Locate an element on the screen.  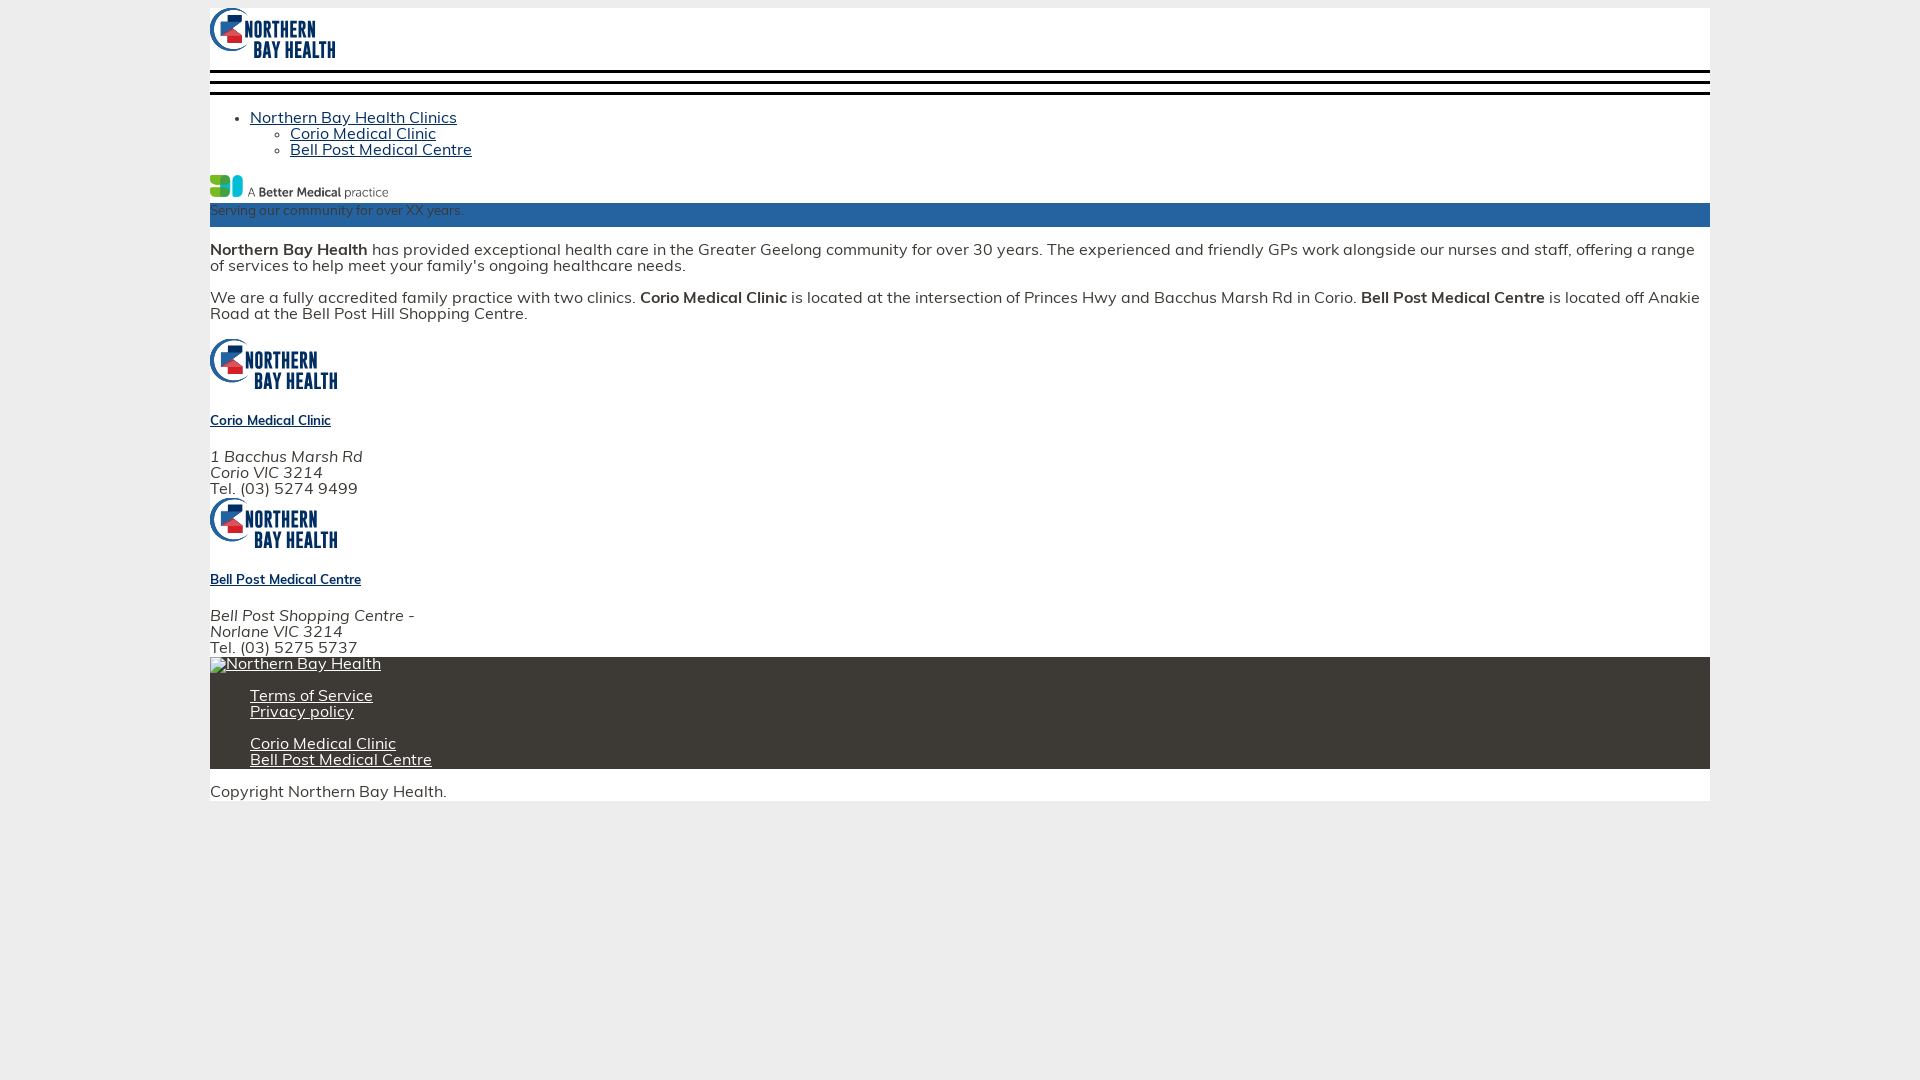
'Bell Post Medical Centre' is located at coordinates (284, 580).